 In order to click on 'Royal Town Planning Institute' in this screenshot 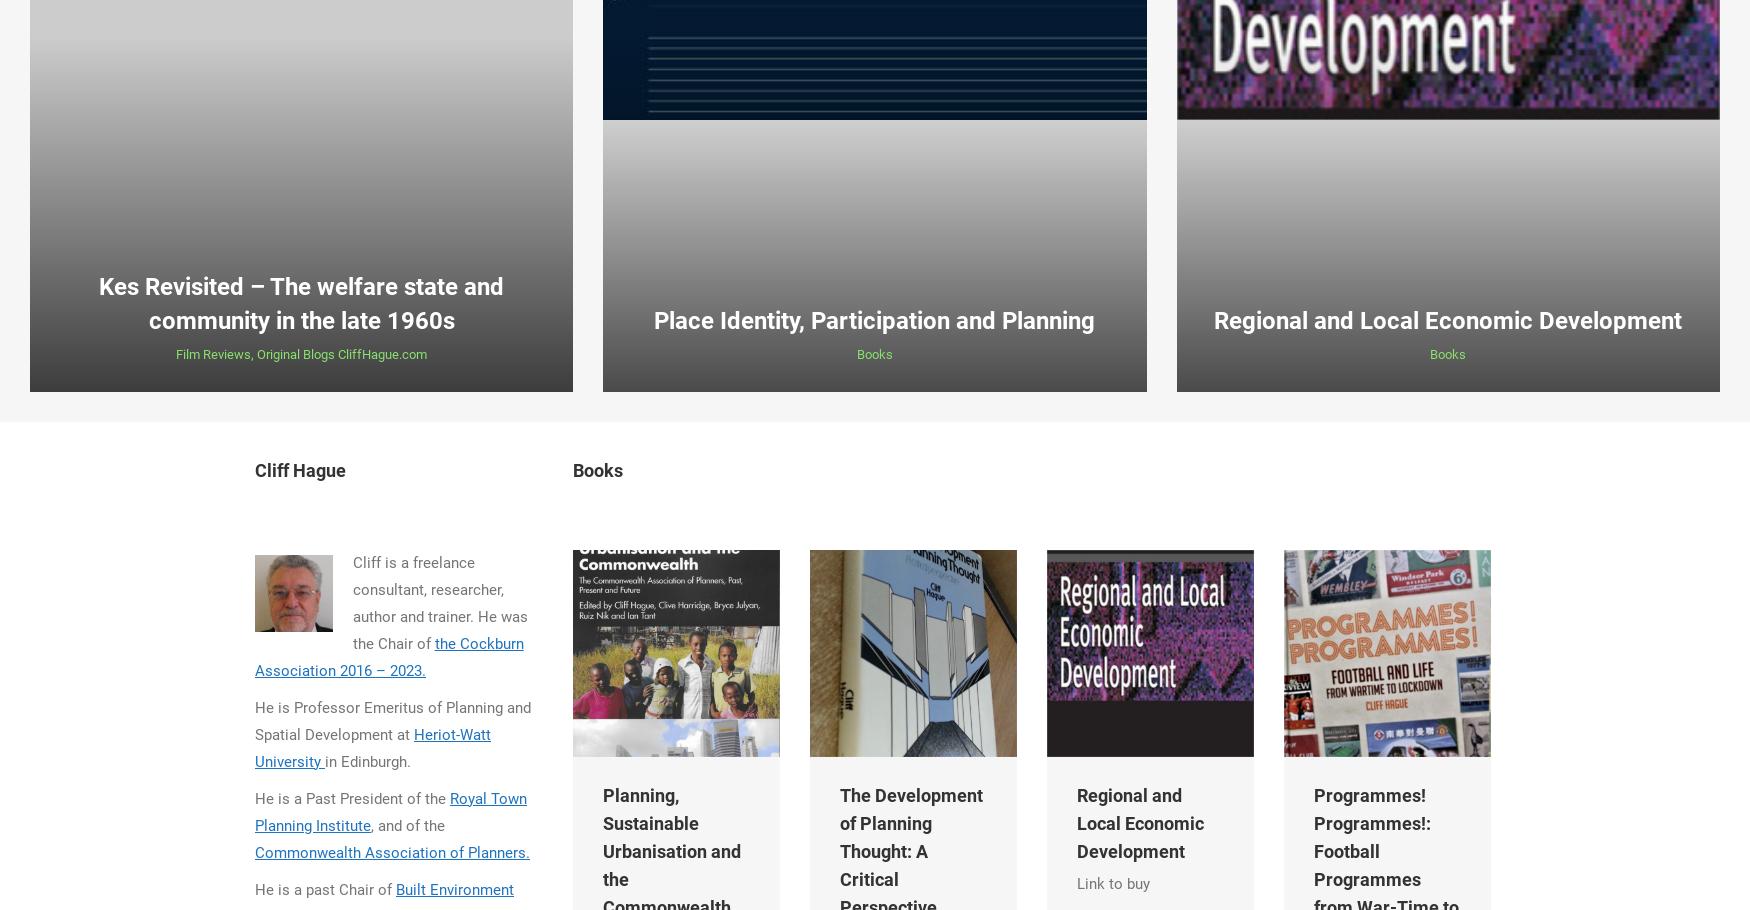, I will do `click(253, 810)`.